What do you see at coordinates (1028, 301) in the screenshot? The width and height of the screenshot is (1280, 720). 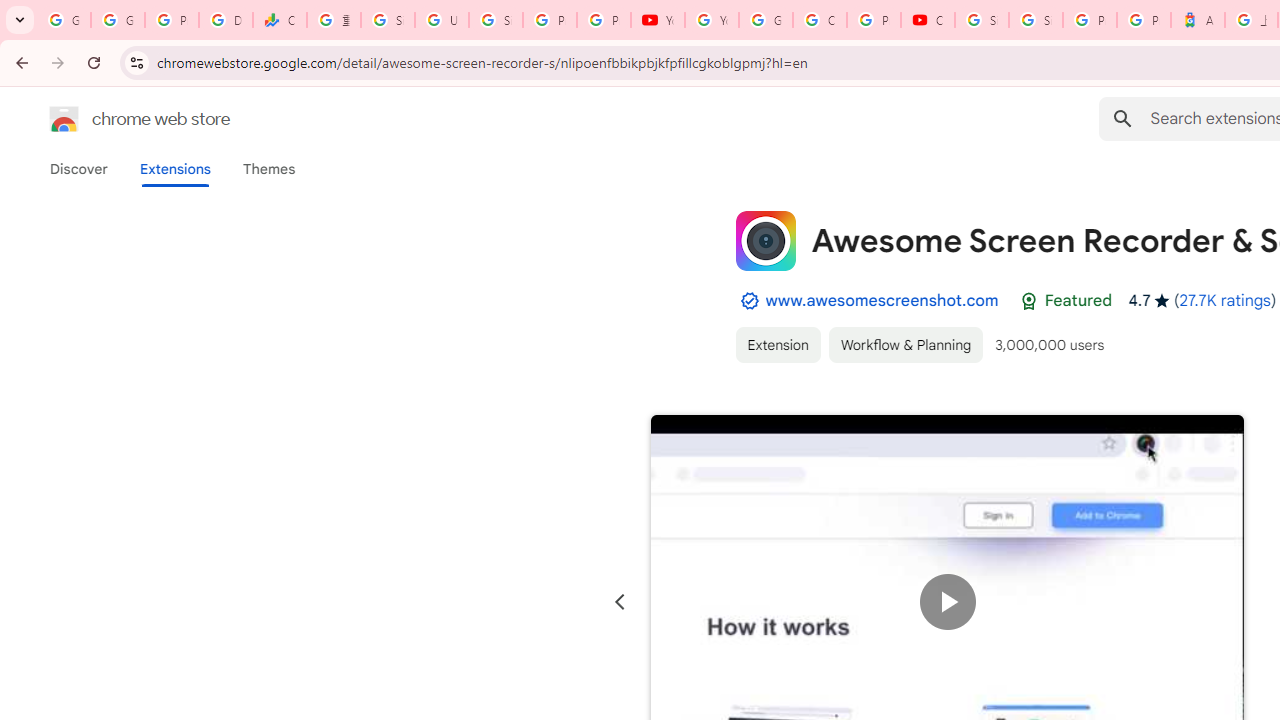 I see `'Featured Badge'` at bounding box center [1028, 301].